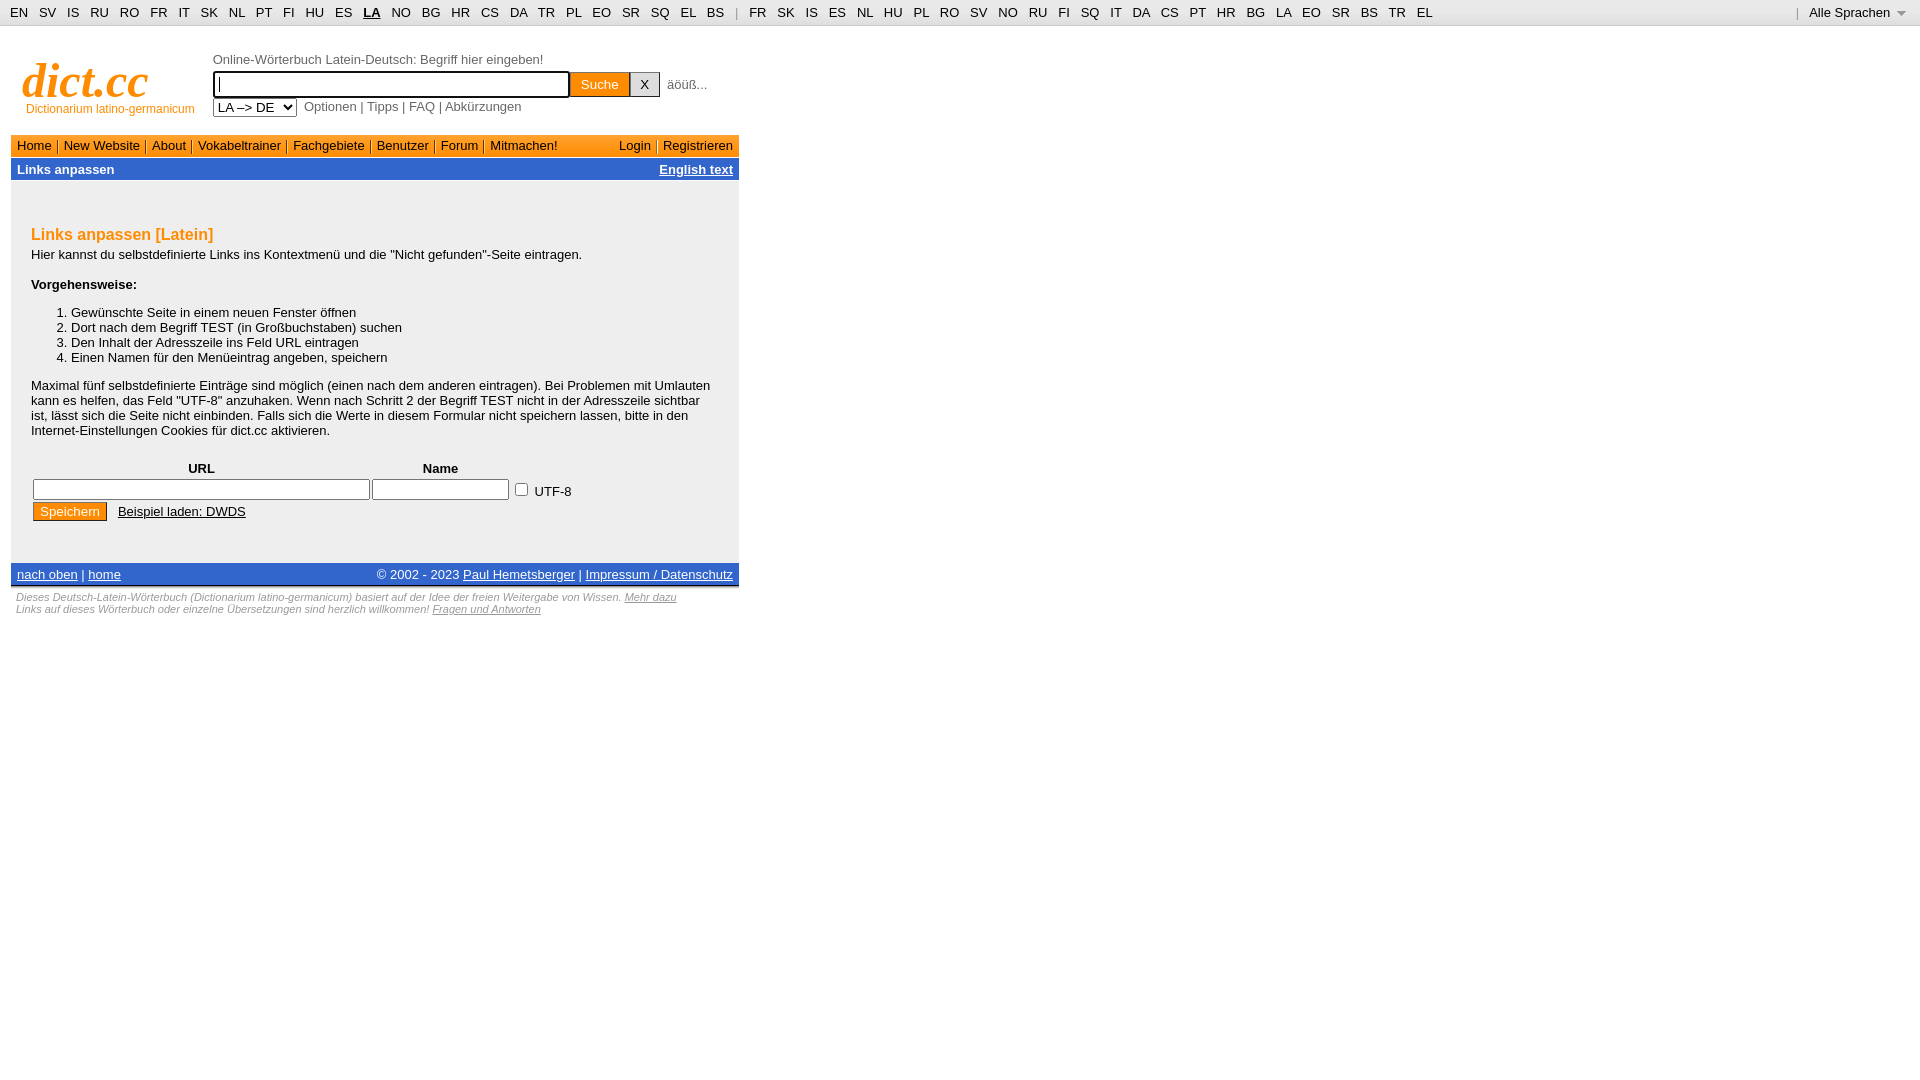 The width and height of the screenshot is (1920, 1080). I want to click on 'English text', so click(696, 168).